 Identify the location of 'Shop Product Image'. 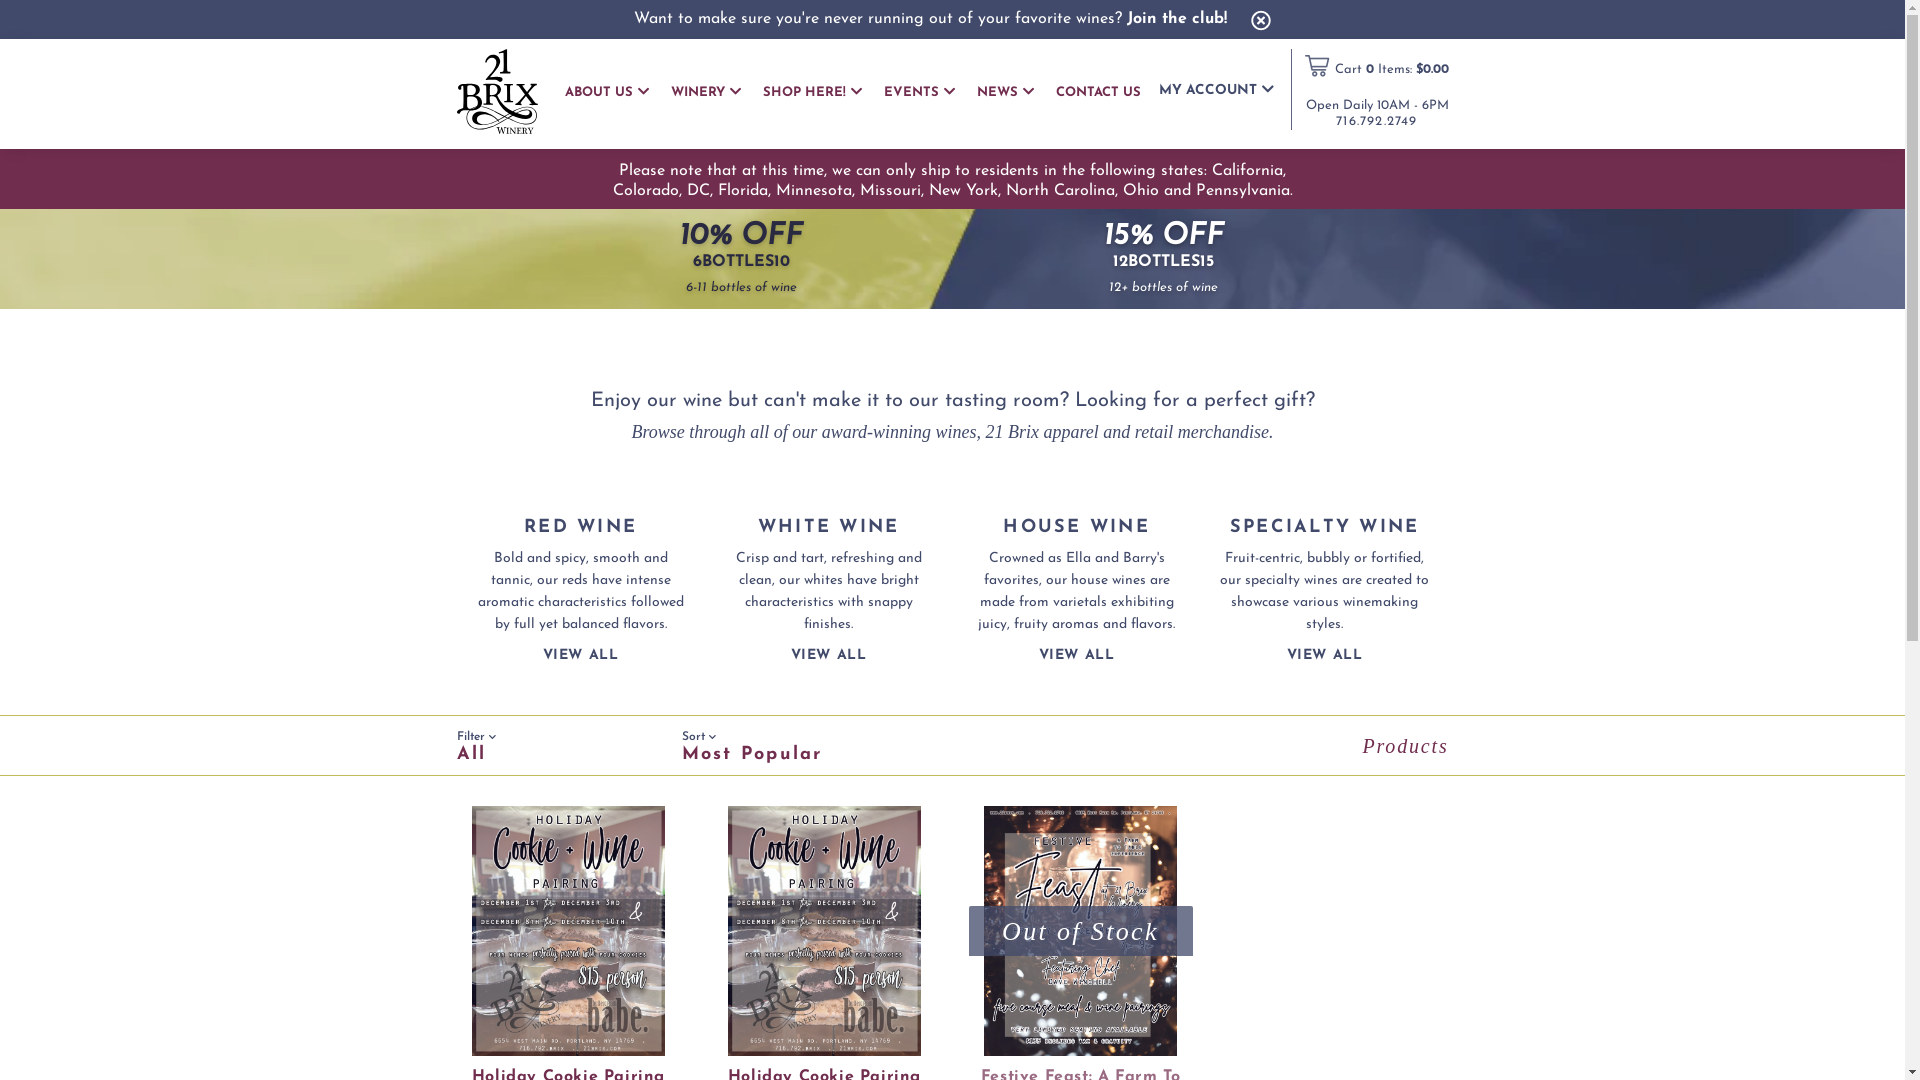
(1079, 930).